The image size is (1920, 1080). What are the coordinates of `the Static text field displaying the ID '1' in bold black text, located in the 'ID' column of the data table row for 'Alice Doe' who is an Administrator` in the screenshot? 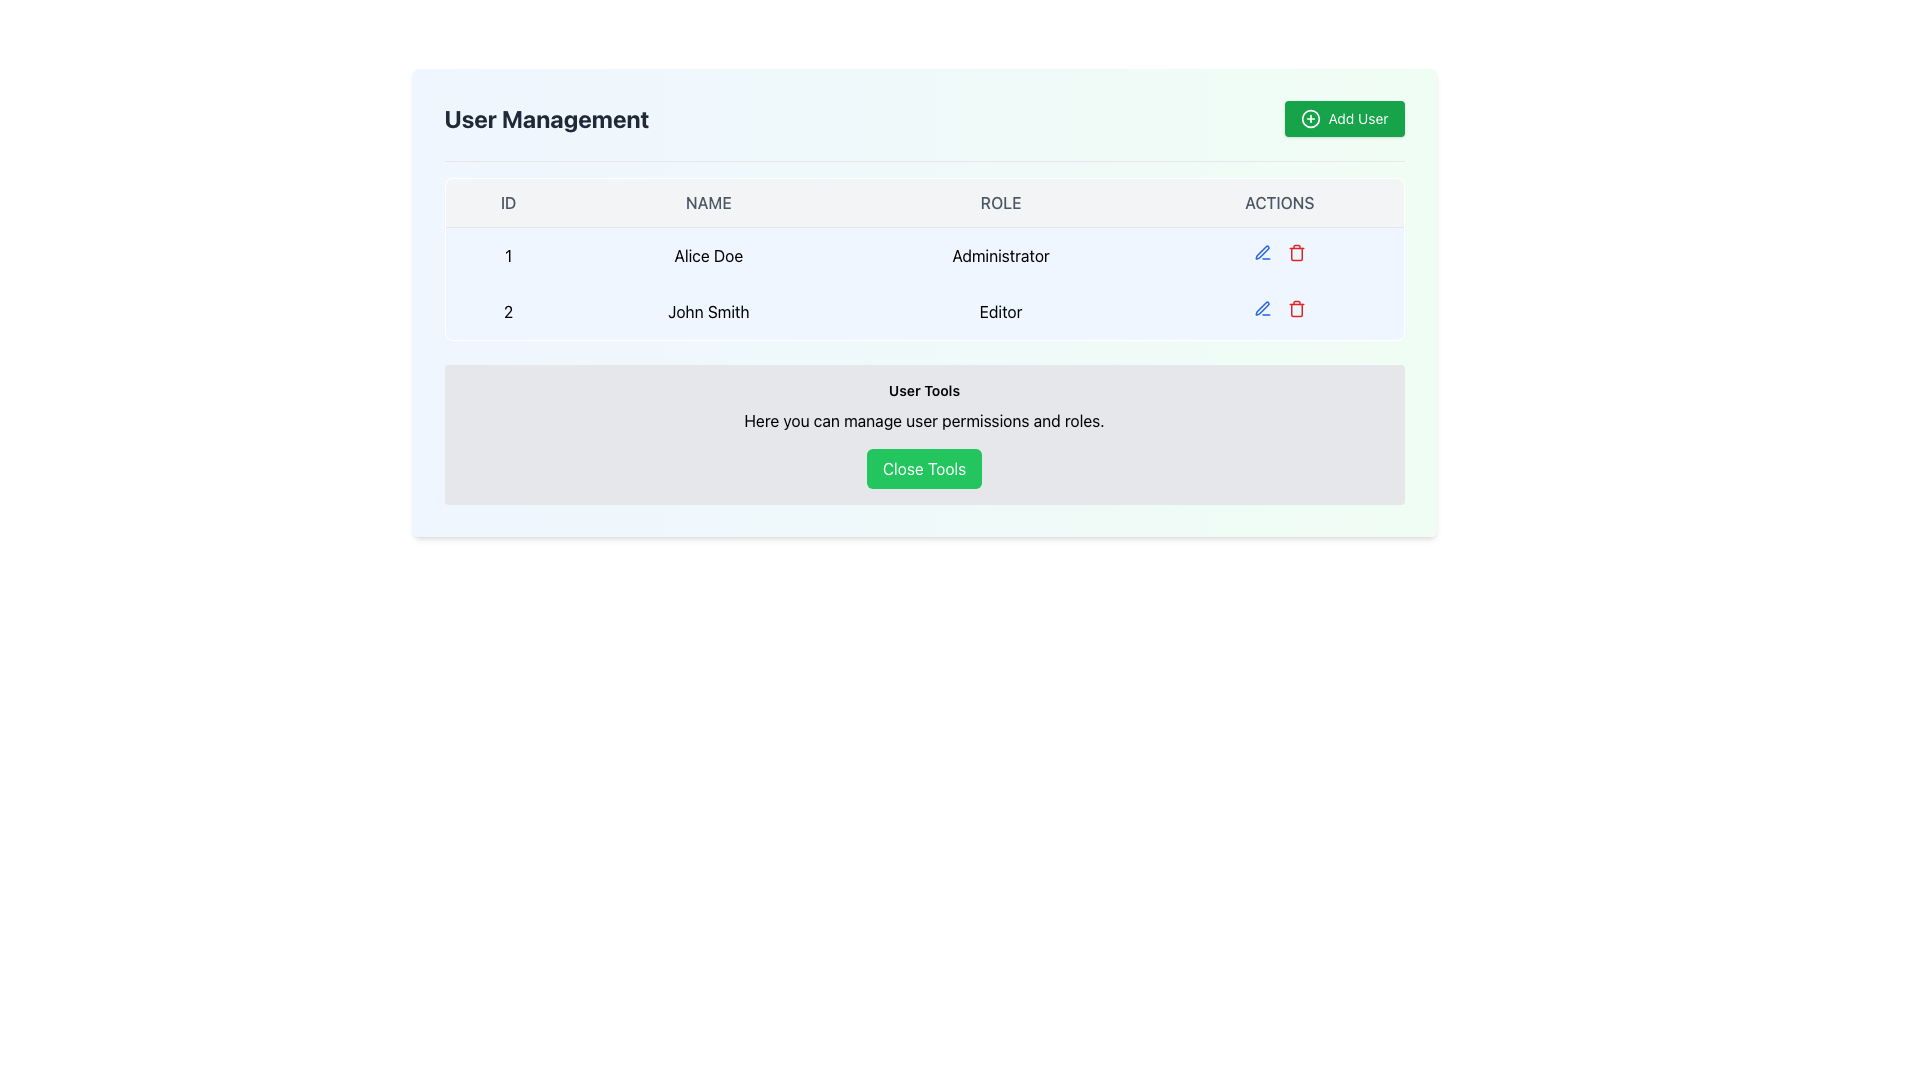 It's located at (508, 254).